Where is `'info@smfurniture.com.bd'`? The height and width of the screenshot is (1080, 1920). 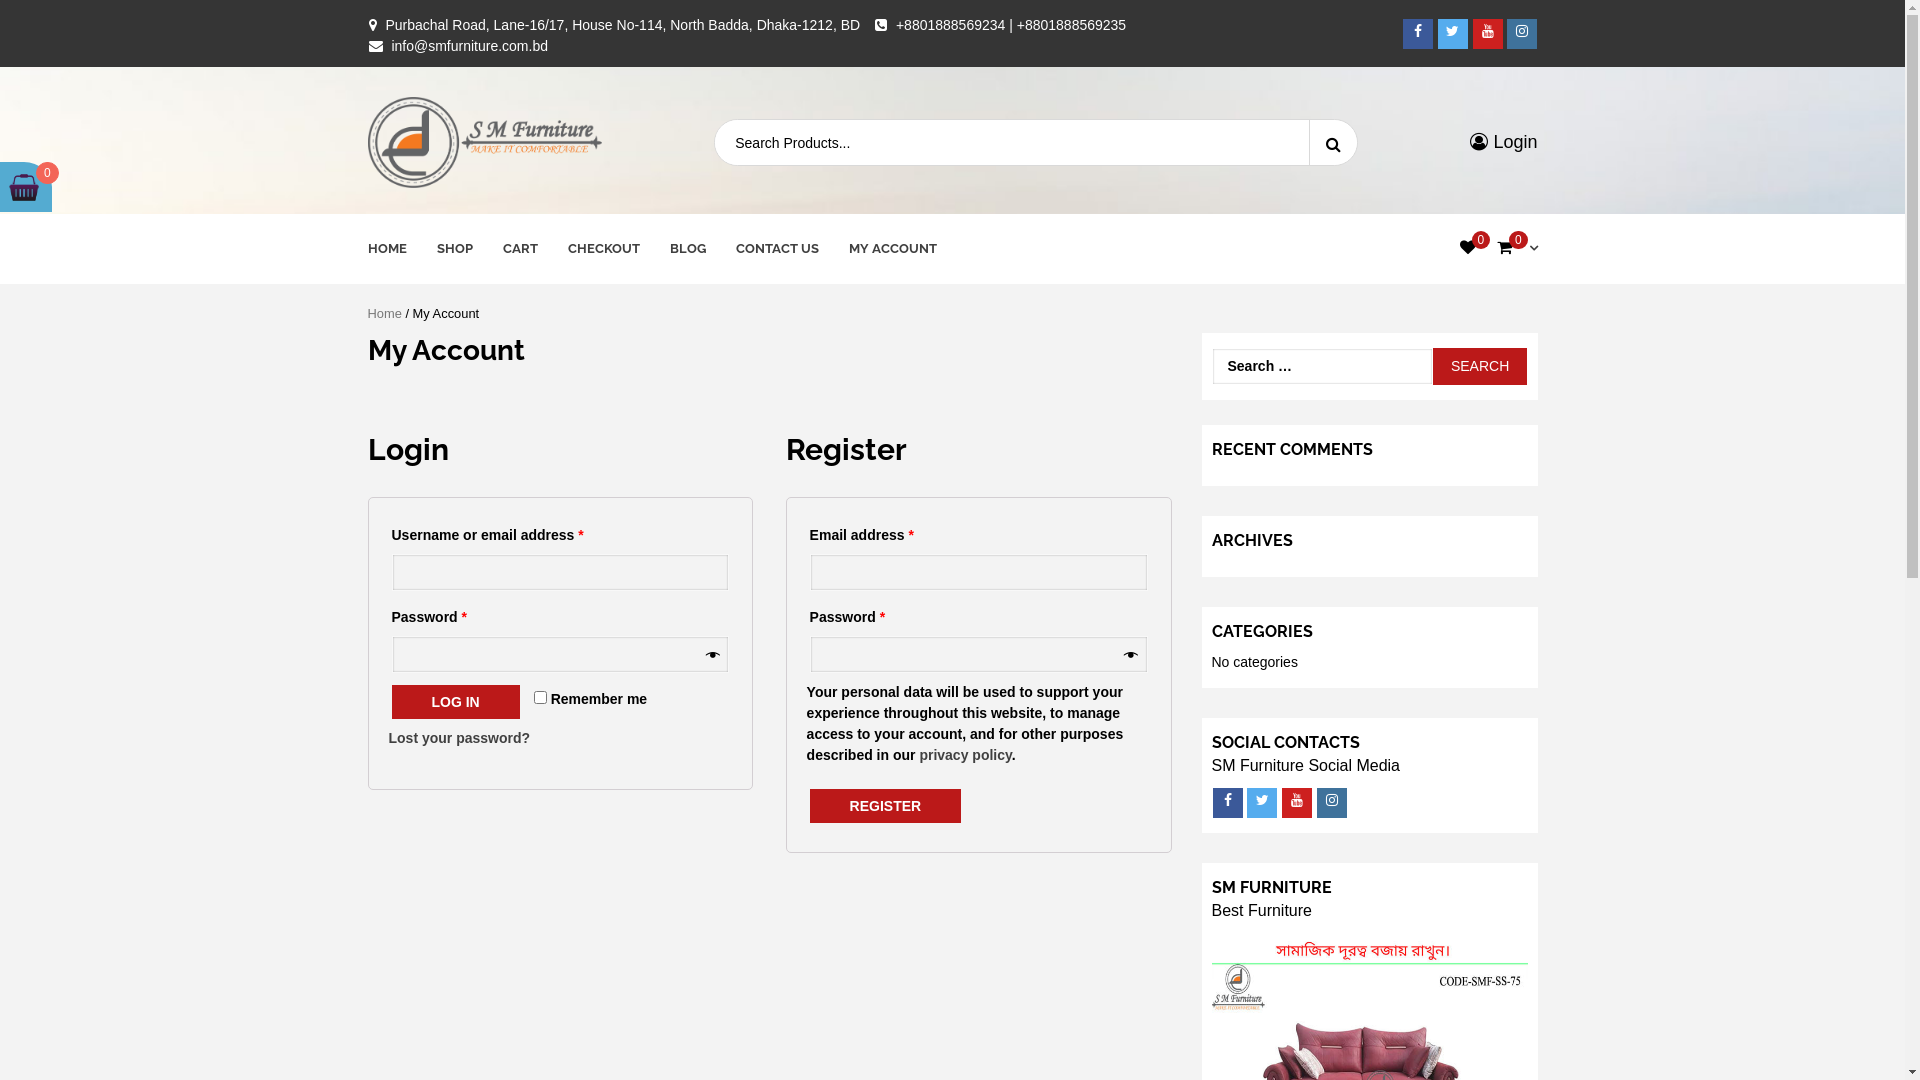 'info@smfurniture.com.bd' is located at coordinates (390, 45).